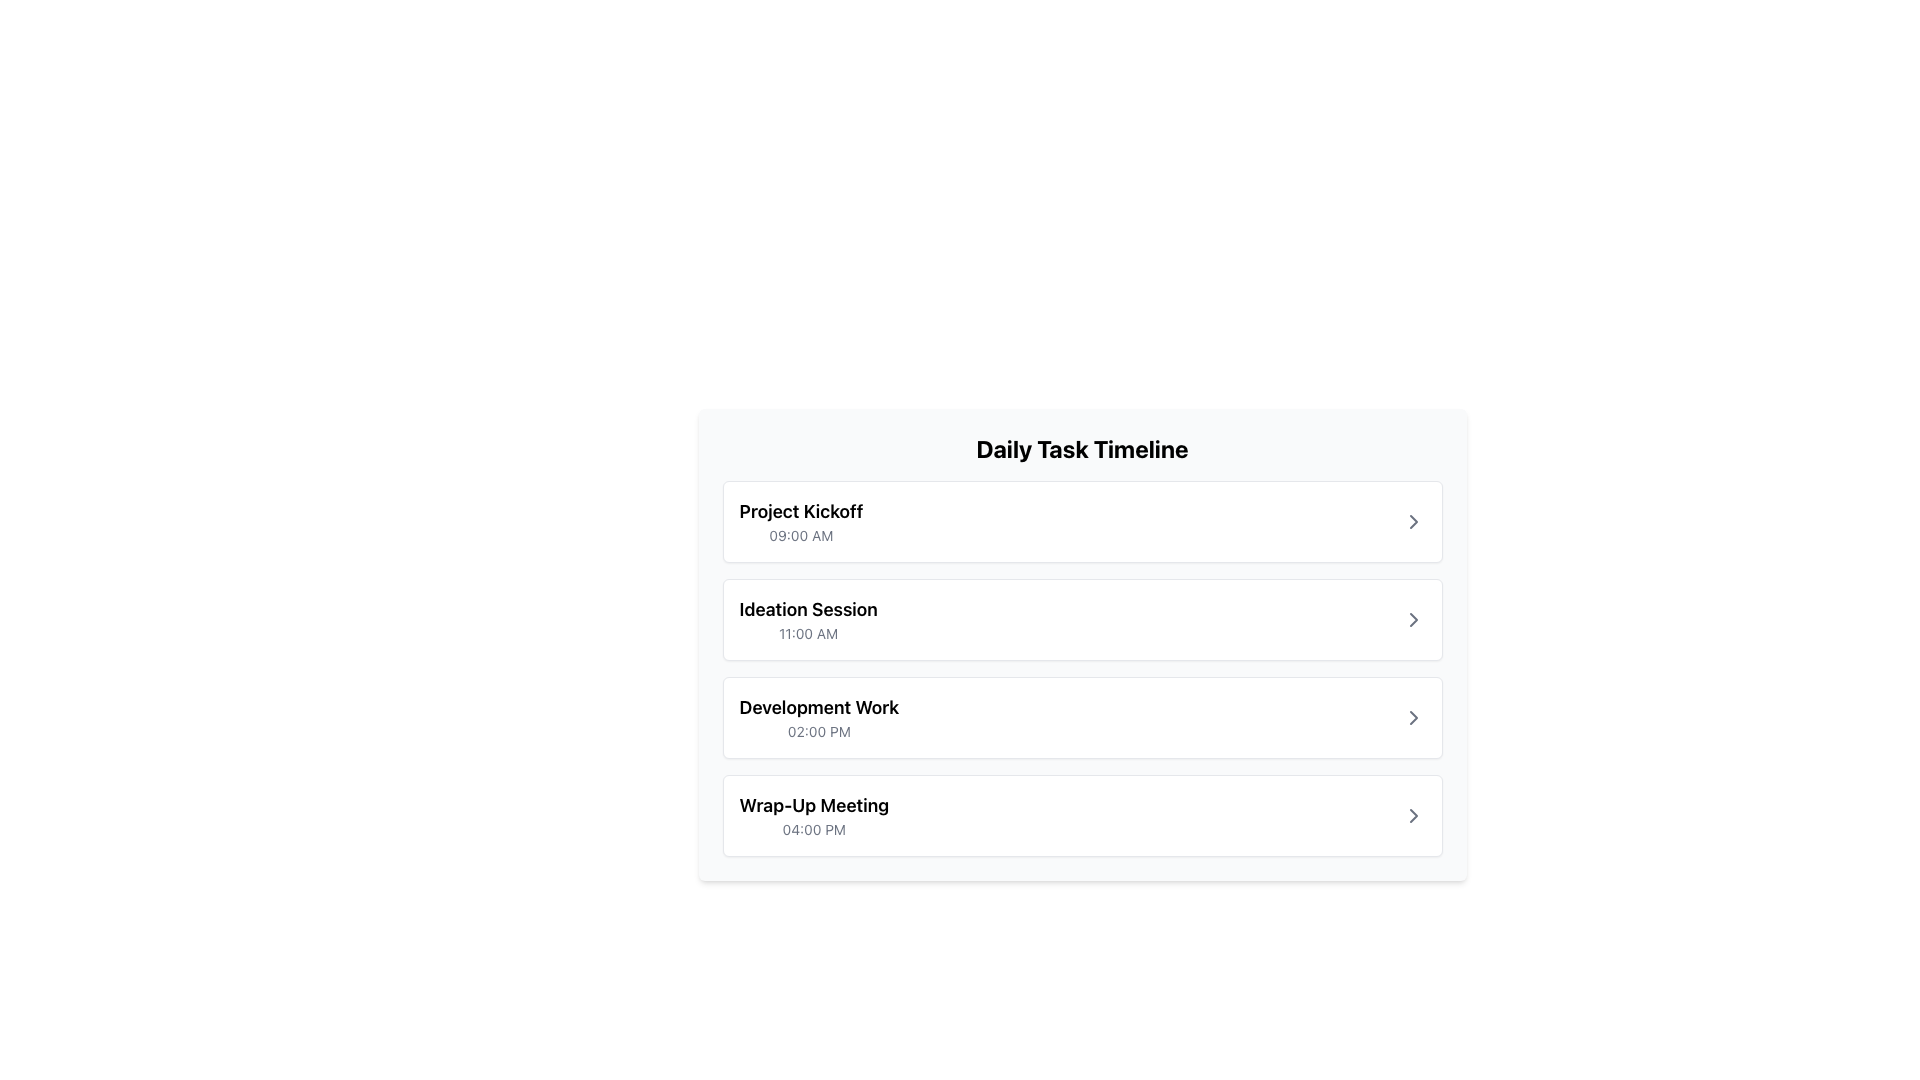  Describe the element at coordinates (814, 805) in the screenshot. I see `the text label displaying 'Wrap-Up Meeting', which is the title of the fourth entry in the 'Daily Task Timeline'` at that location.